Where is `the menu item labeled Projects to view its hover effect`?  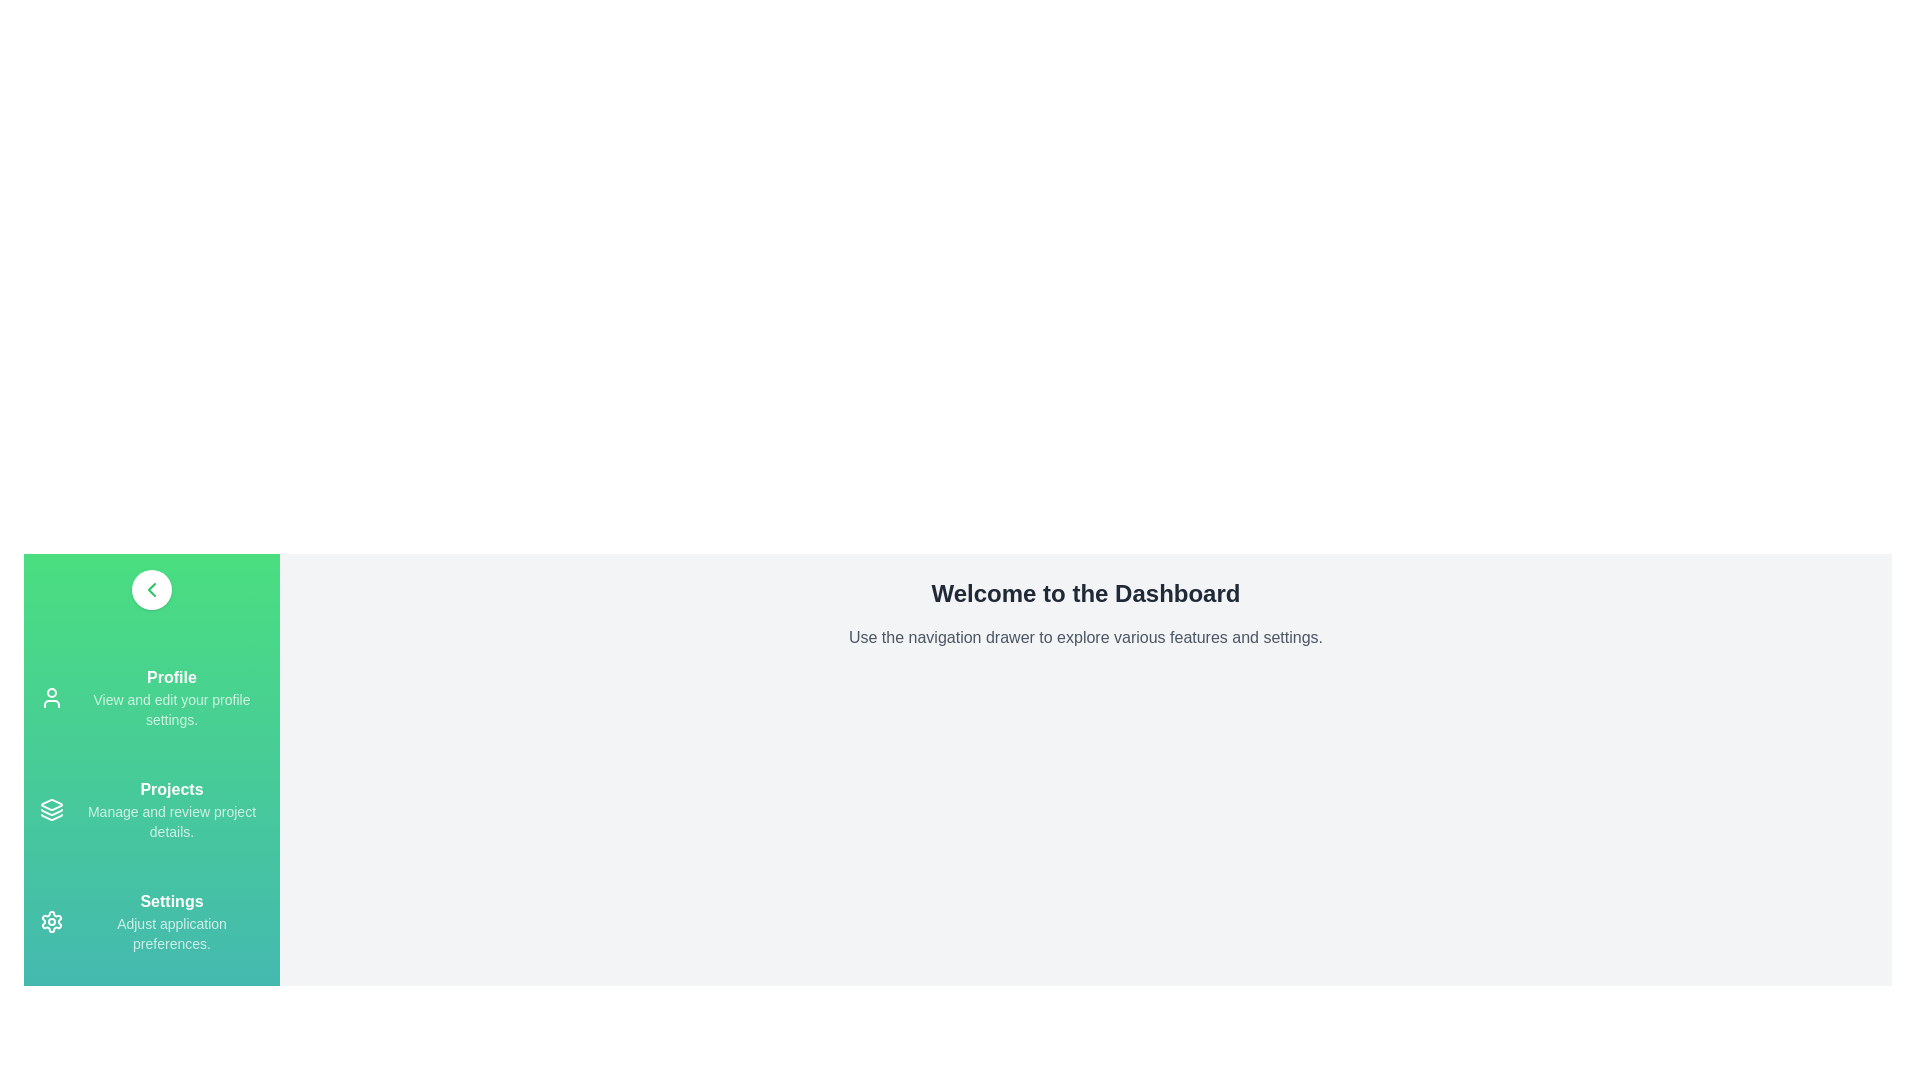 the menu item labeled Projects to view its hover effect is located at coordinates (151, 810).